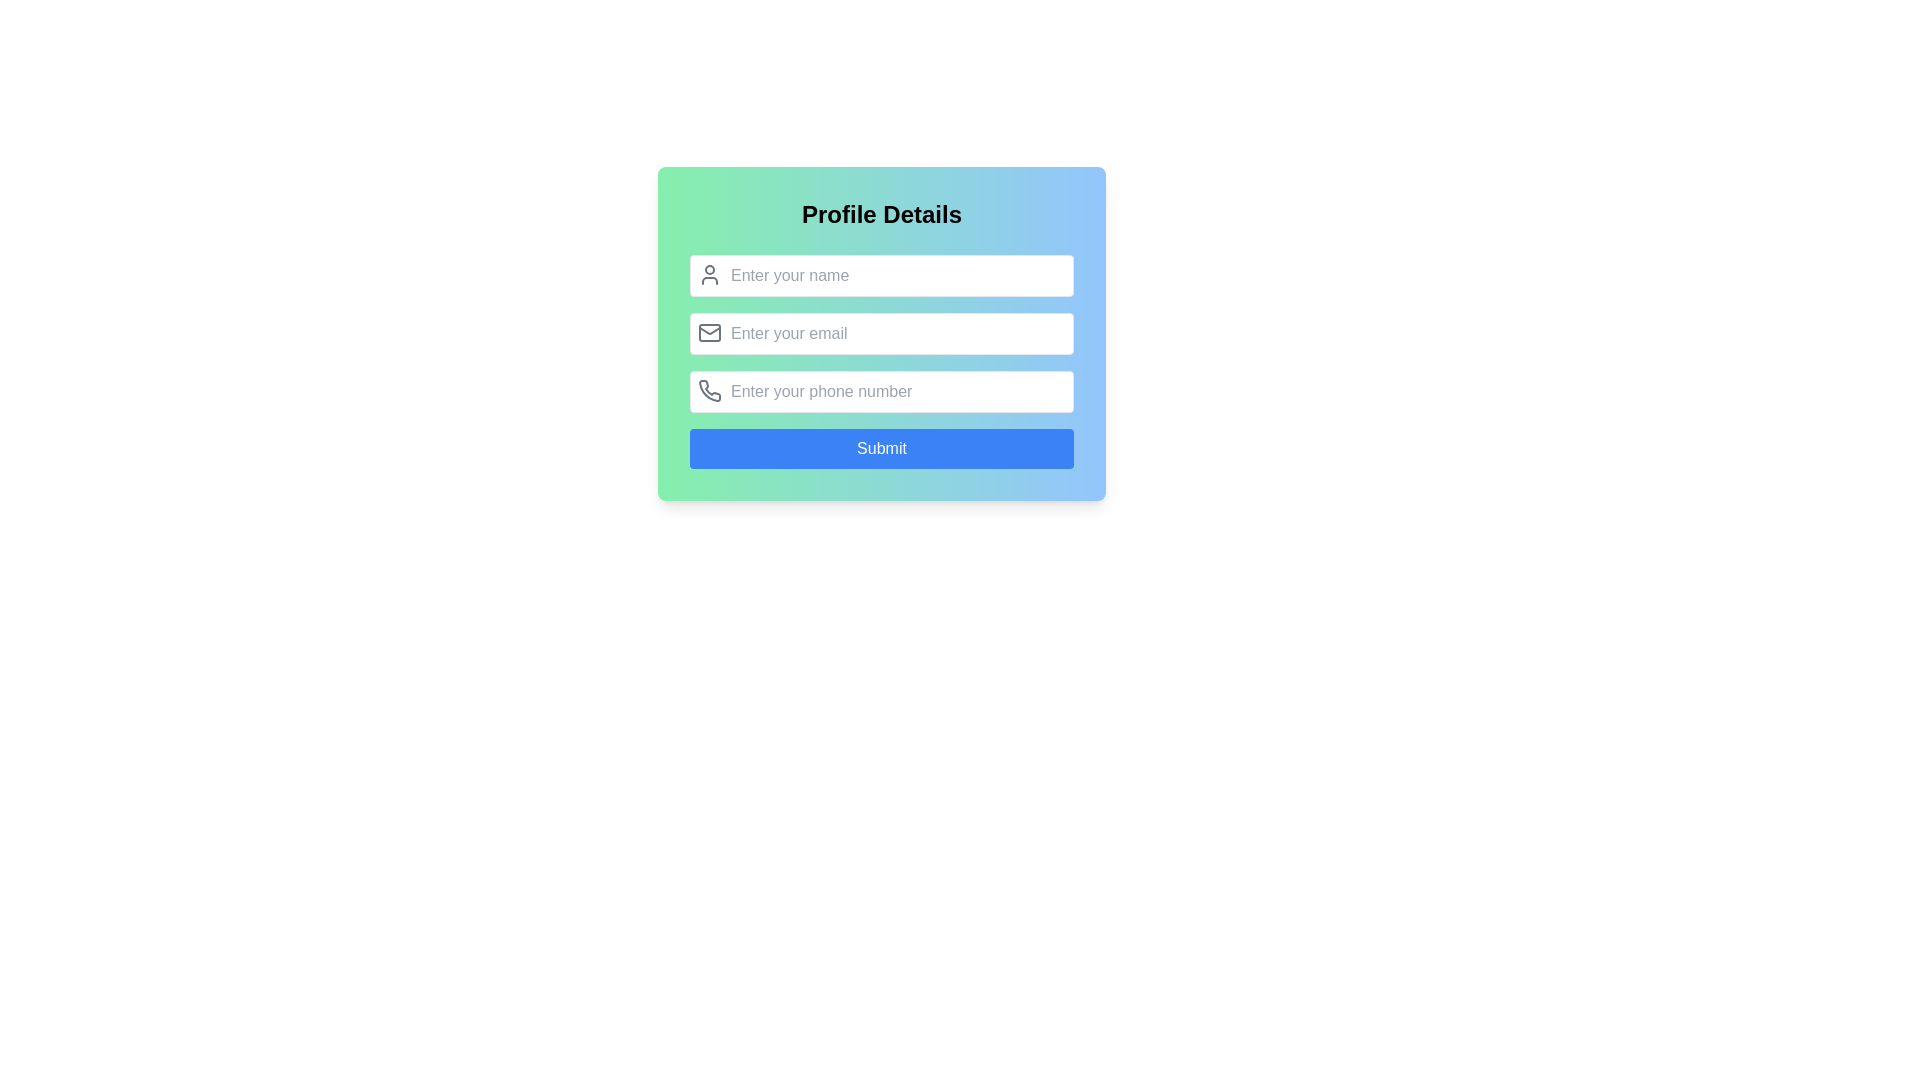 The image size is (1920, 1080). What do you see at coordinates (710, 390) in the screenshot?
I see `the phone number input icon located at the beginning of the input field` at bounding box center [710, 390].